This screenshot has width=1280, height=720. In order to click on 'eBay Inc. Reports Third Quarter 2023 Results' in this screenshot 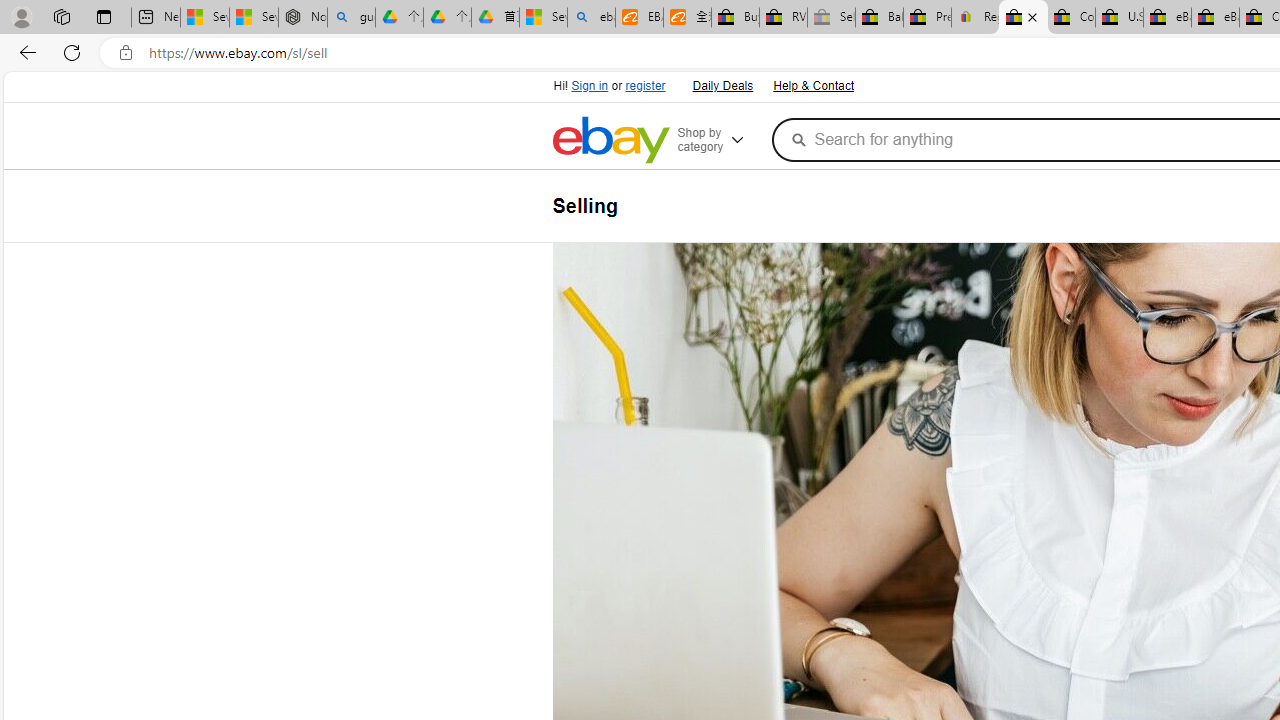, I will do `click(1214, 17)`.